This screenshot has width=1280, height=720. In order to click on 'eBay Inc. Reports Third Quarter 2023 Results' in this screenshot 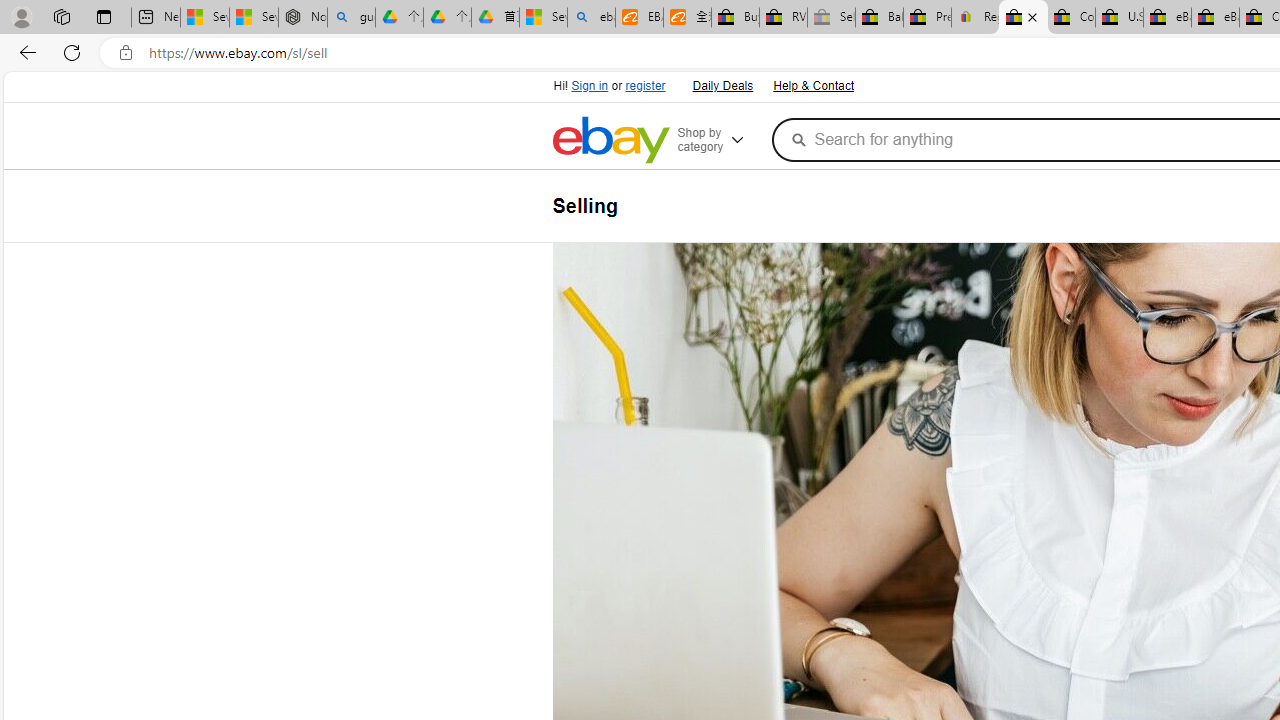, I will do `click(1214, 17)`.